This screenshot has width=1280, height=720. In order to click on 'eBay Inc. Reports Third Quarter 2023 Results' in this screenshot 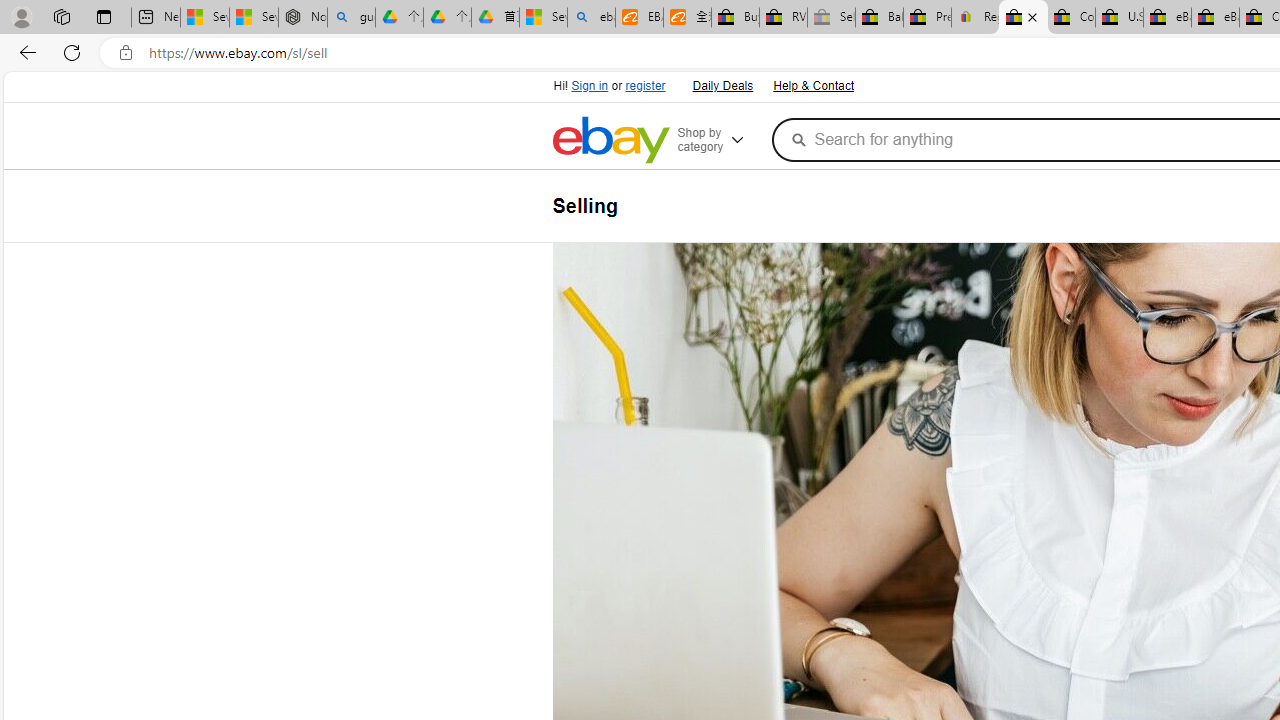, I will do `click(1214, 17)`.